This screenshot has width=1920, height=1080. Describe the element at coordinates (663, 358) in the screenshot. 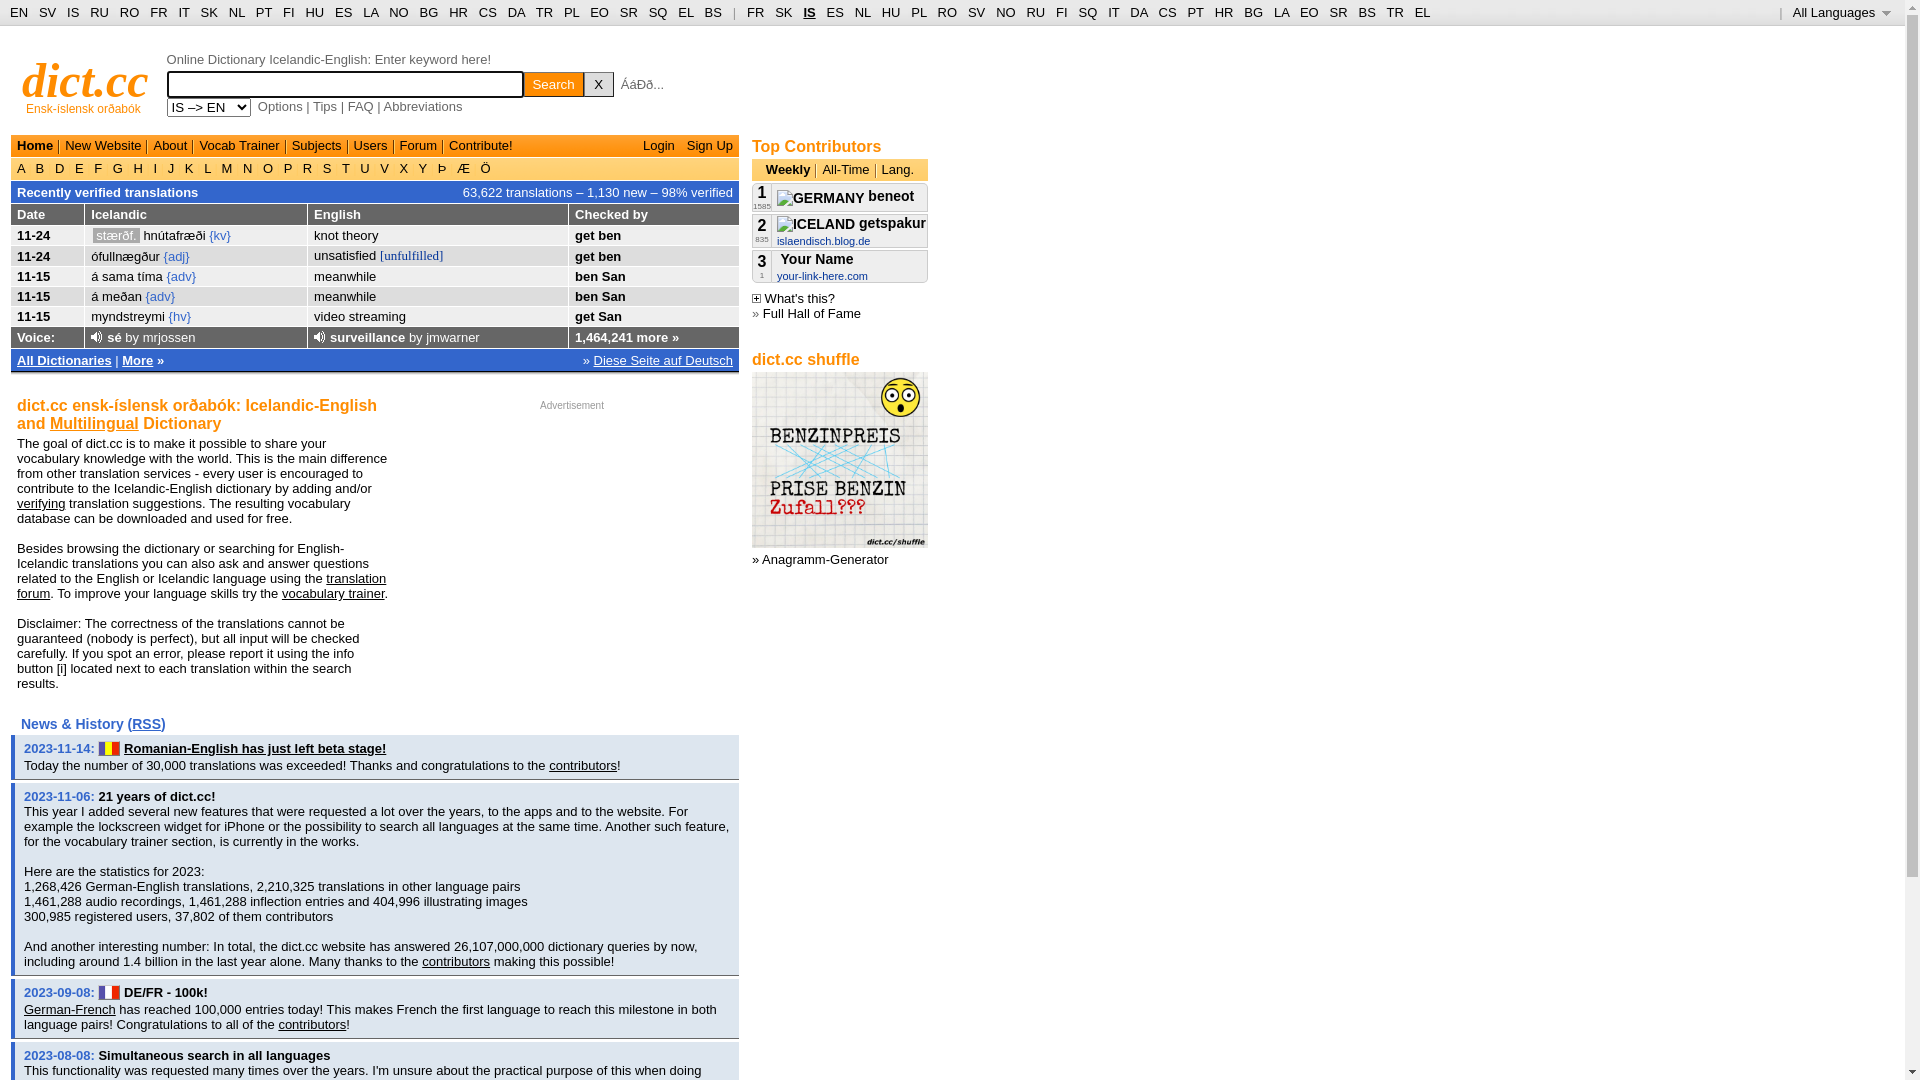

I see `'Diese Seite auf Deutsch'` at that location.